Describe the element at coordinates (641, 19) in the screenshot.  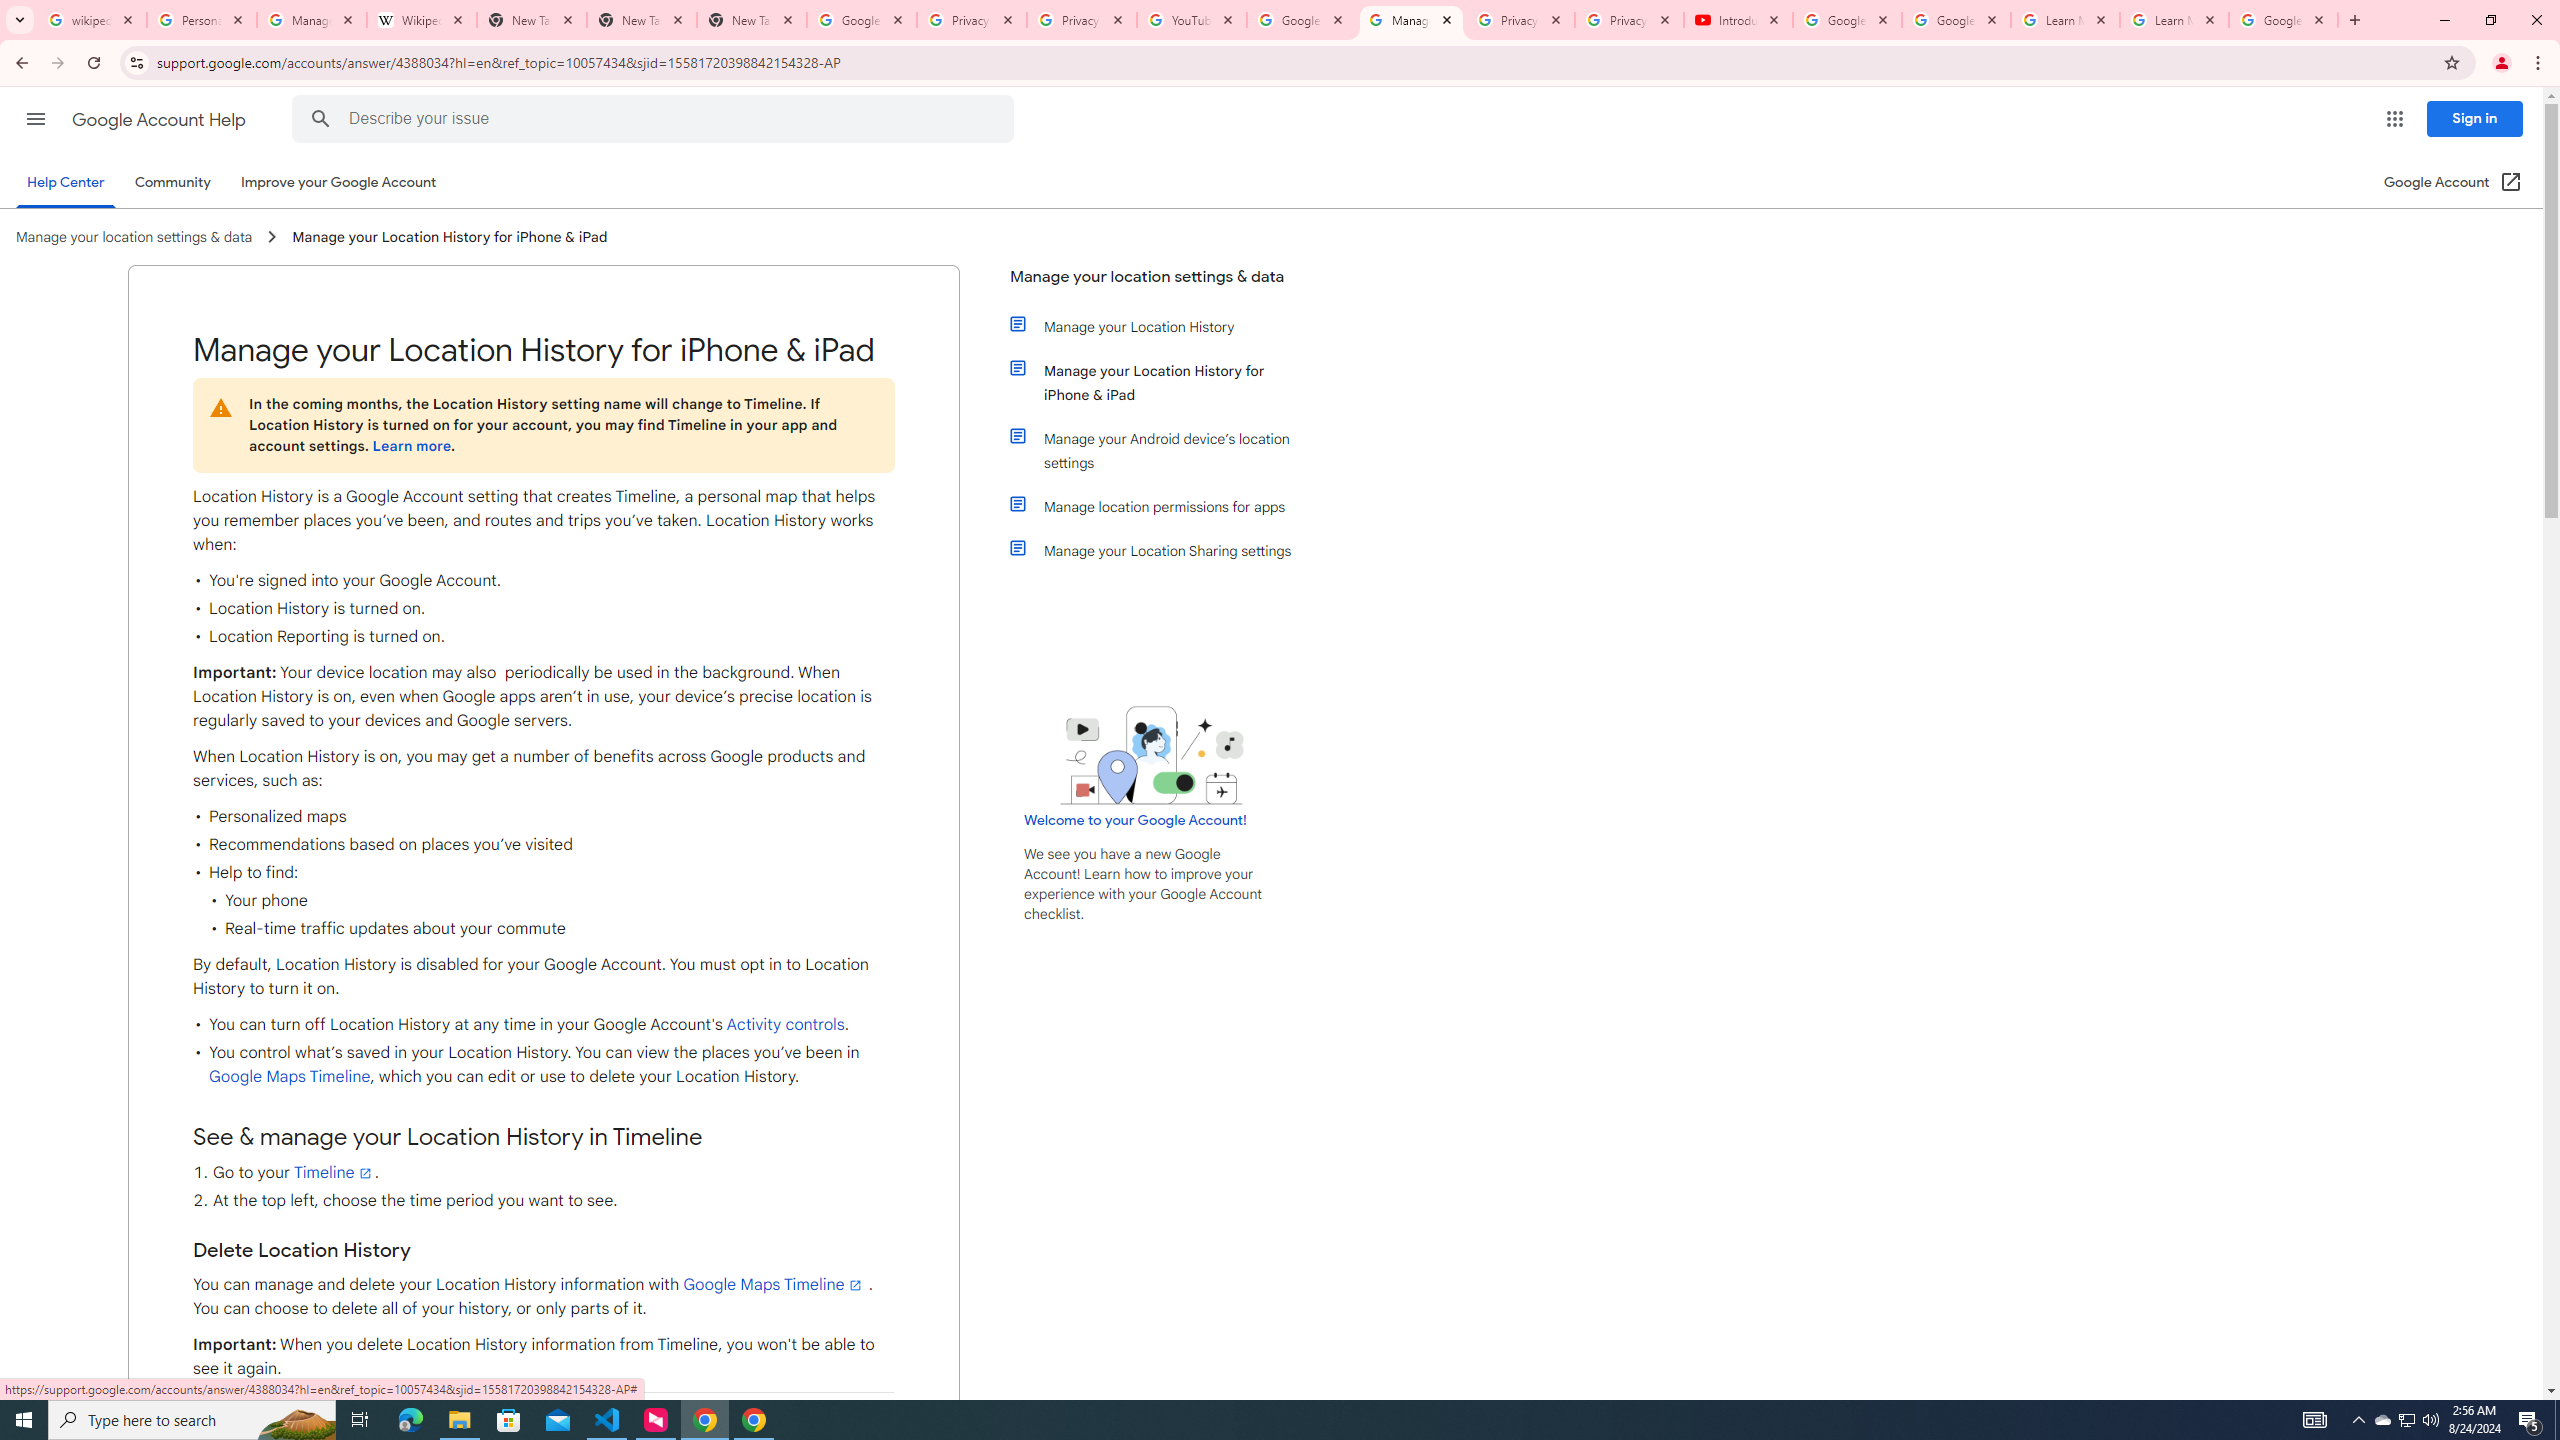
I see `'New Tab'` at that location.